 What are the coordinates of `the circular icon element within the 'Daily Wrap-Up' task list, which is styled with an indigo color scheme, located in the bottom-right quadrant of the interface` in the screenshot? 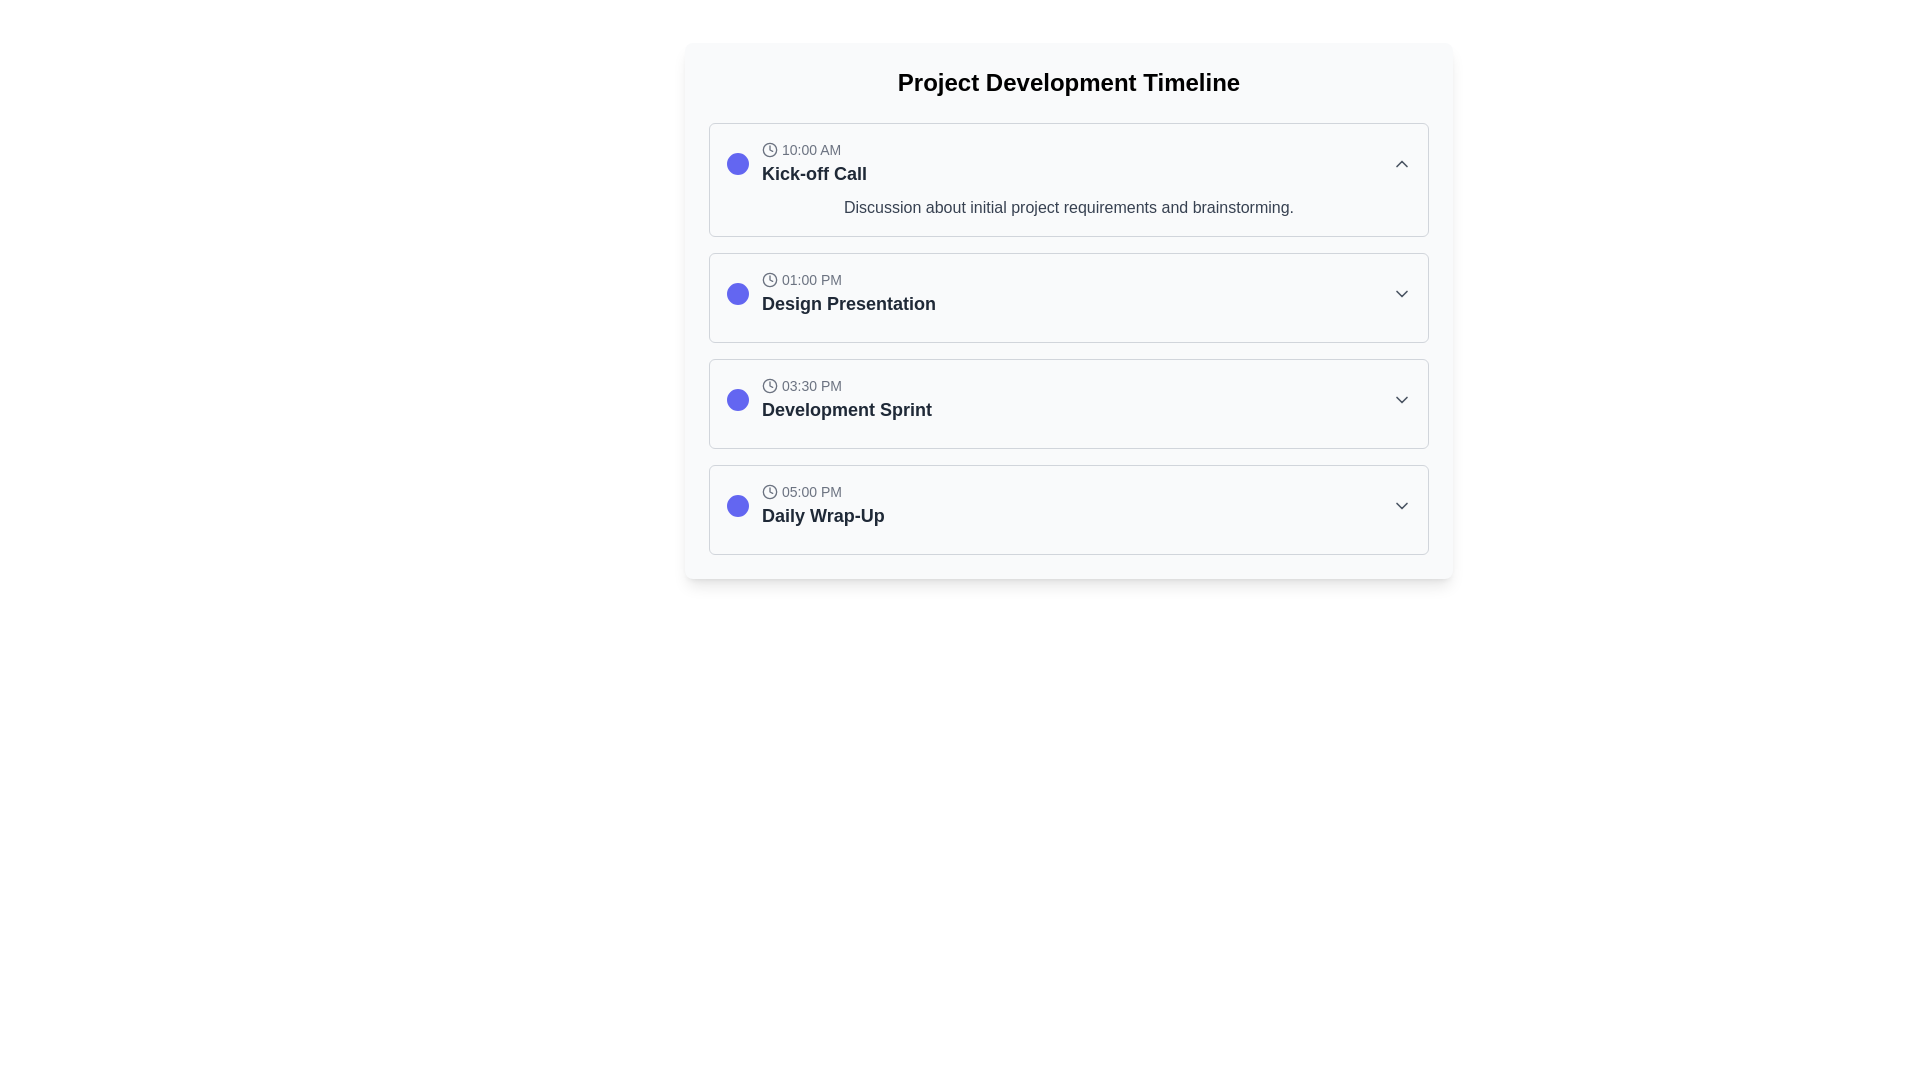 It's located at (737, 504).